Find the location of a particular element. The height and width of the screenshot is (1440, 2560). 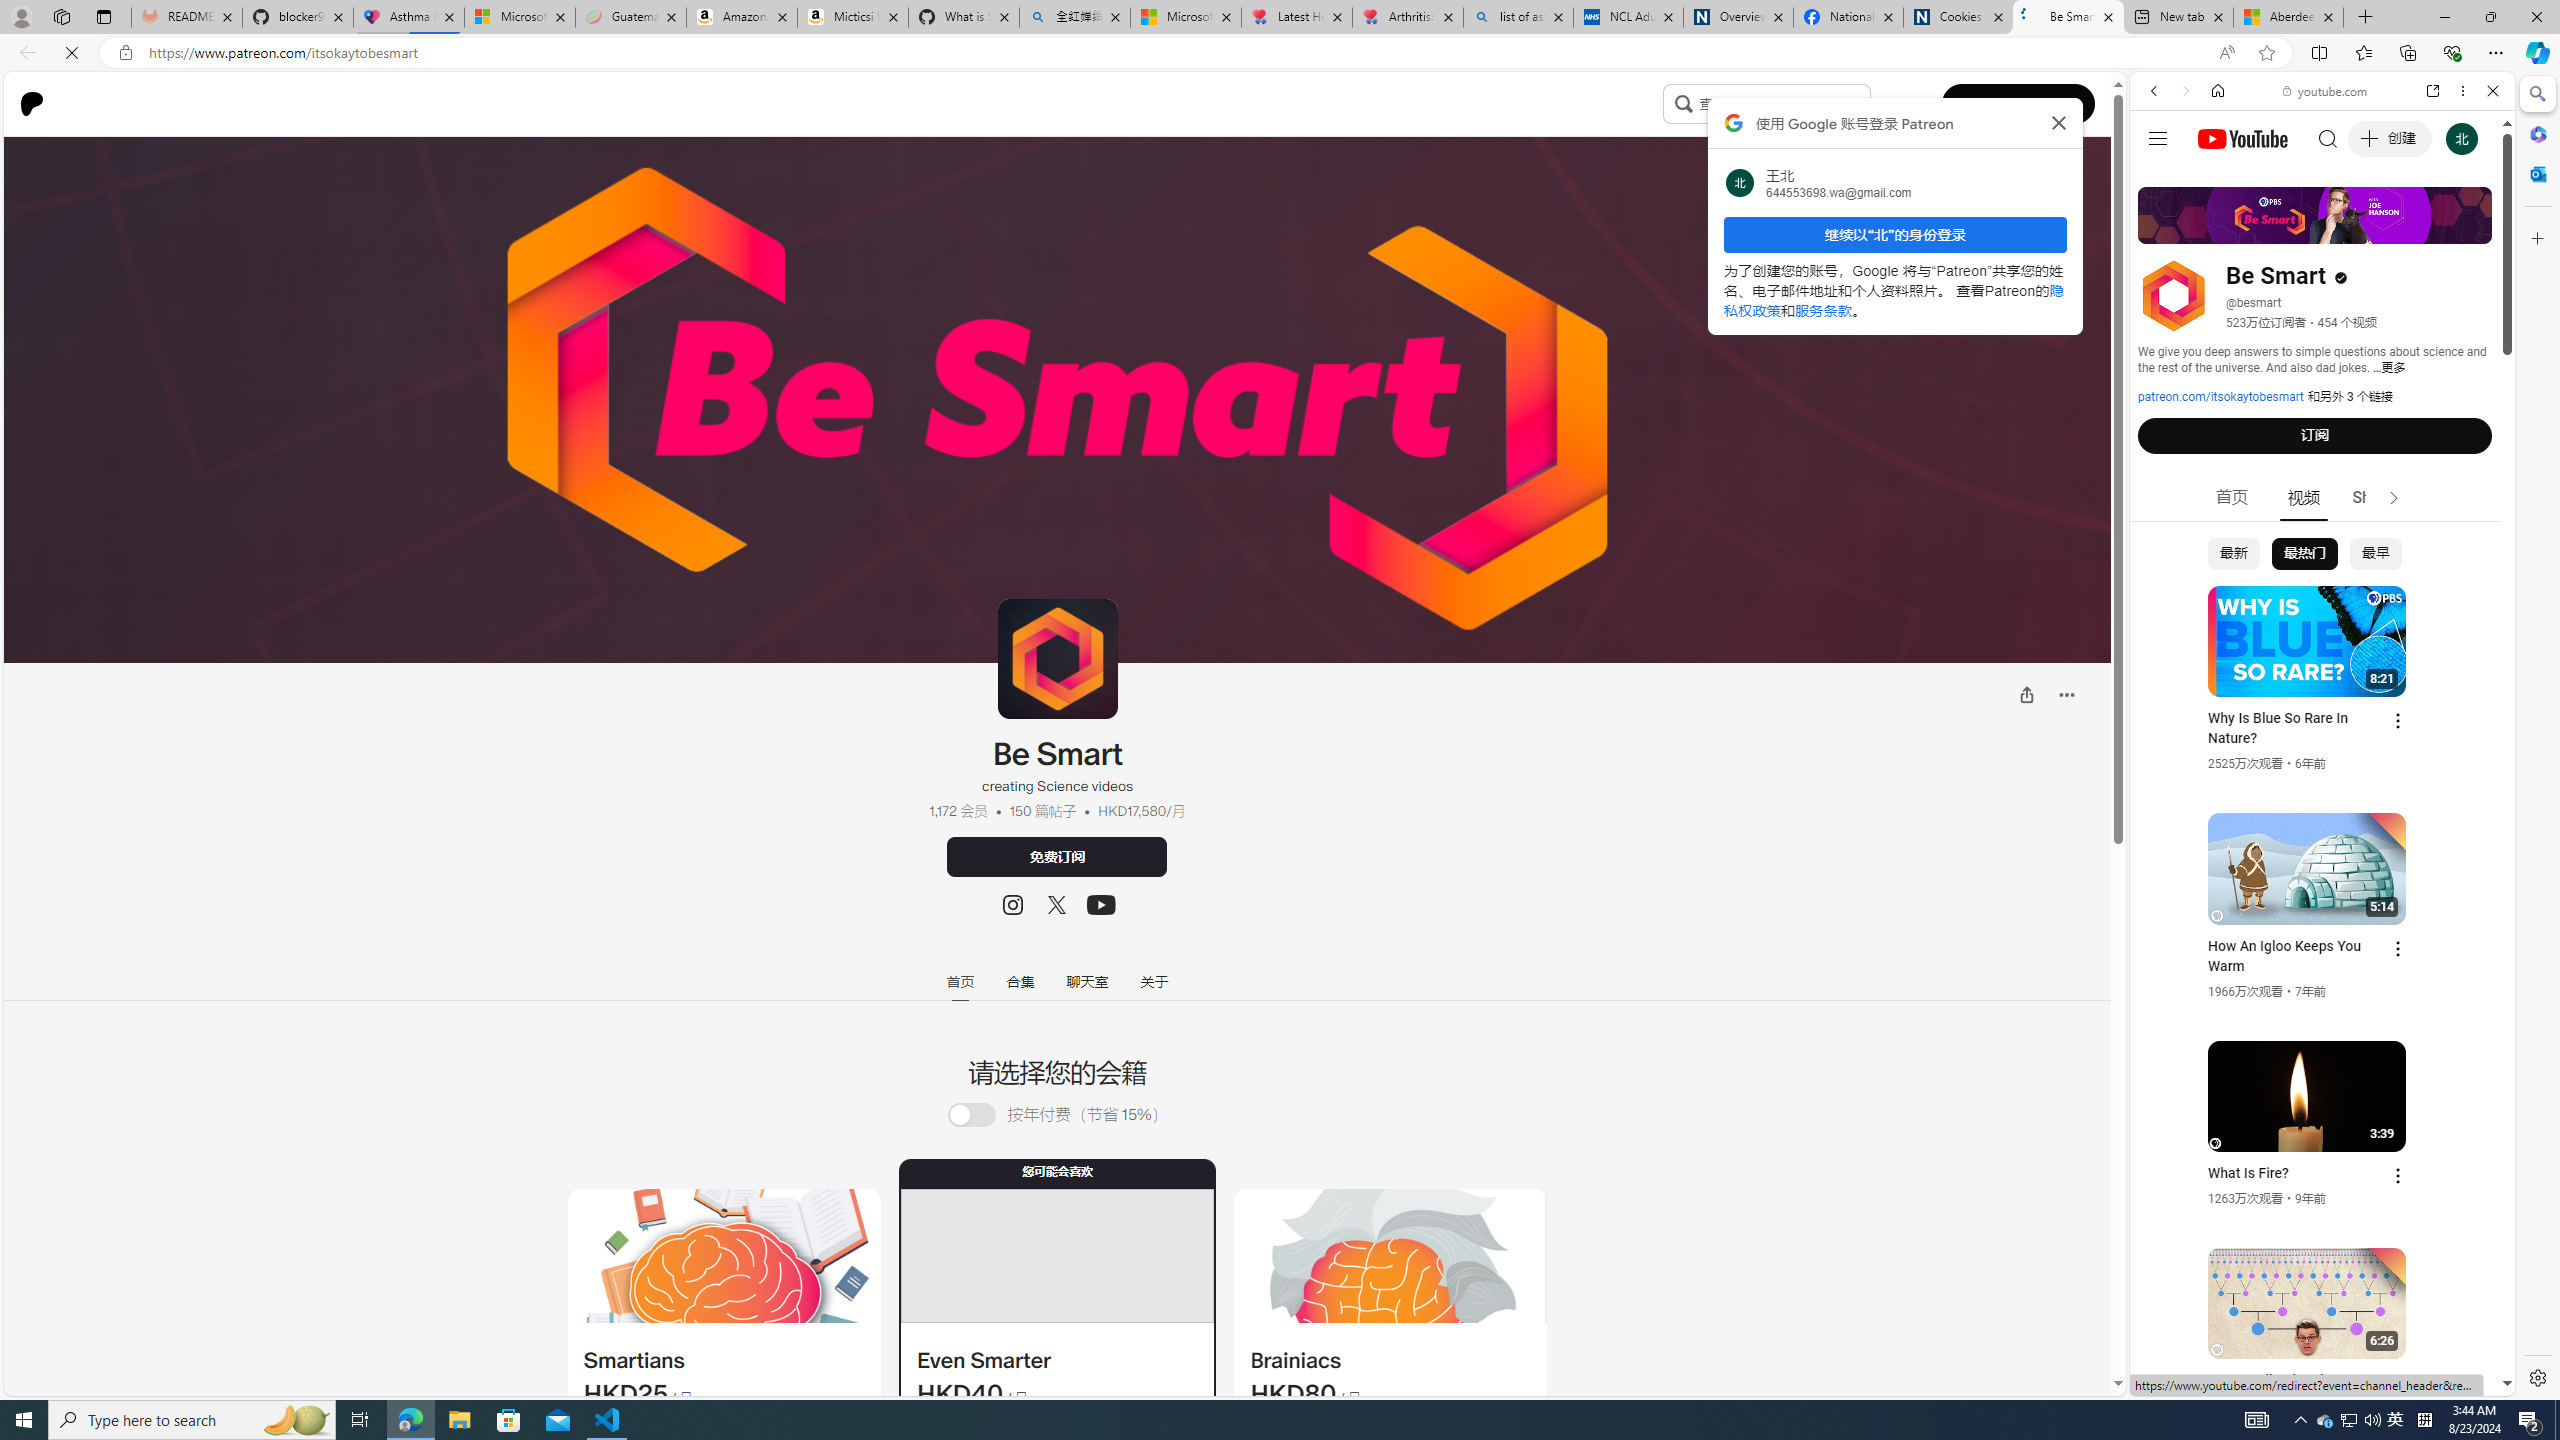

'you' is located at coordinates (2314, 1328).